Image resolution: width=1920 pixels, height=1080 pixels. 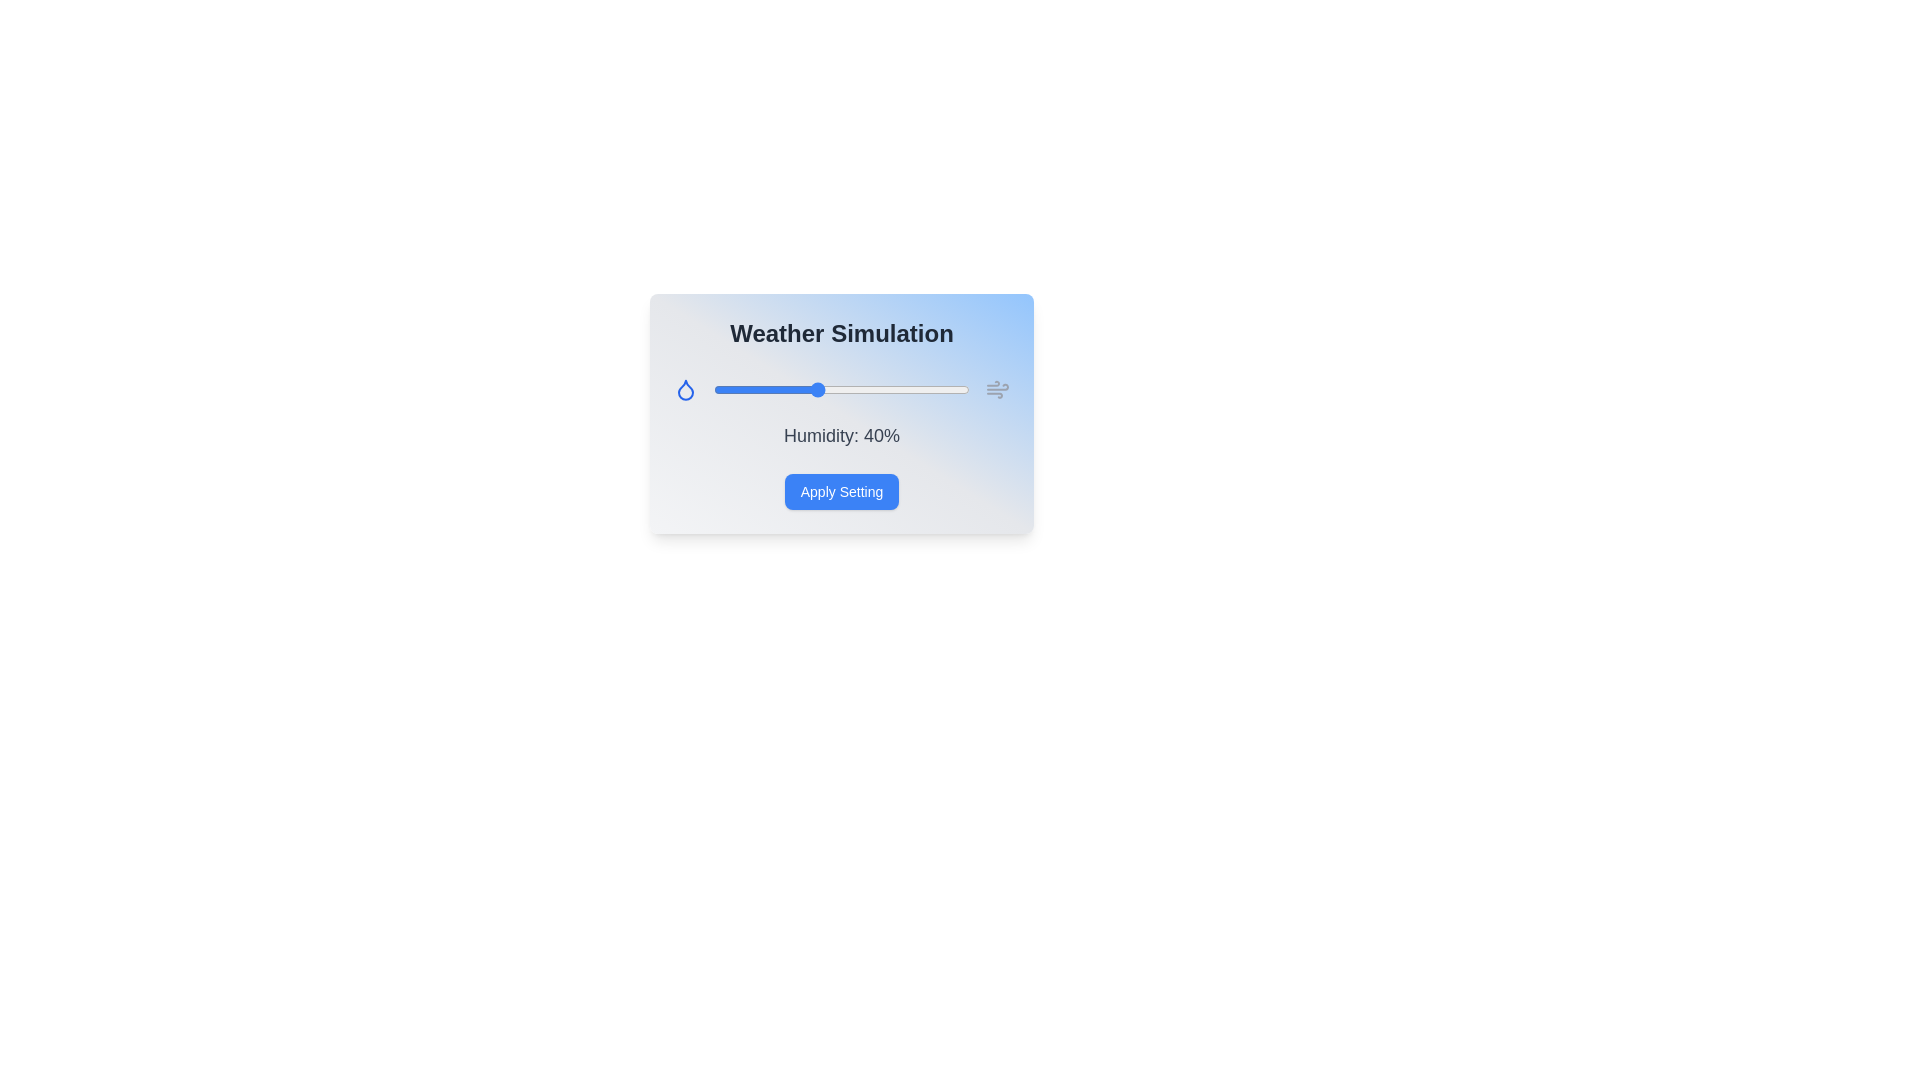 I want to click on the humidity slider to 88%, so click(x=938, y=389).